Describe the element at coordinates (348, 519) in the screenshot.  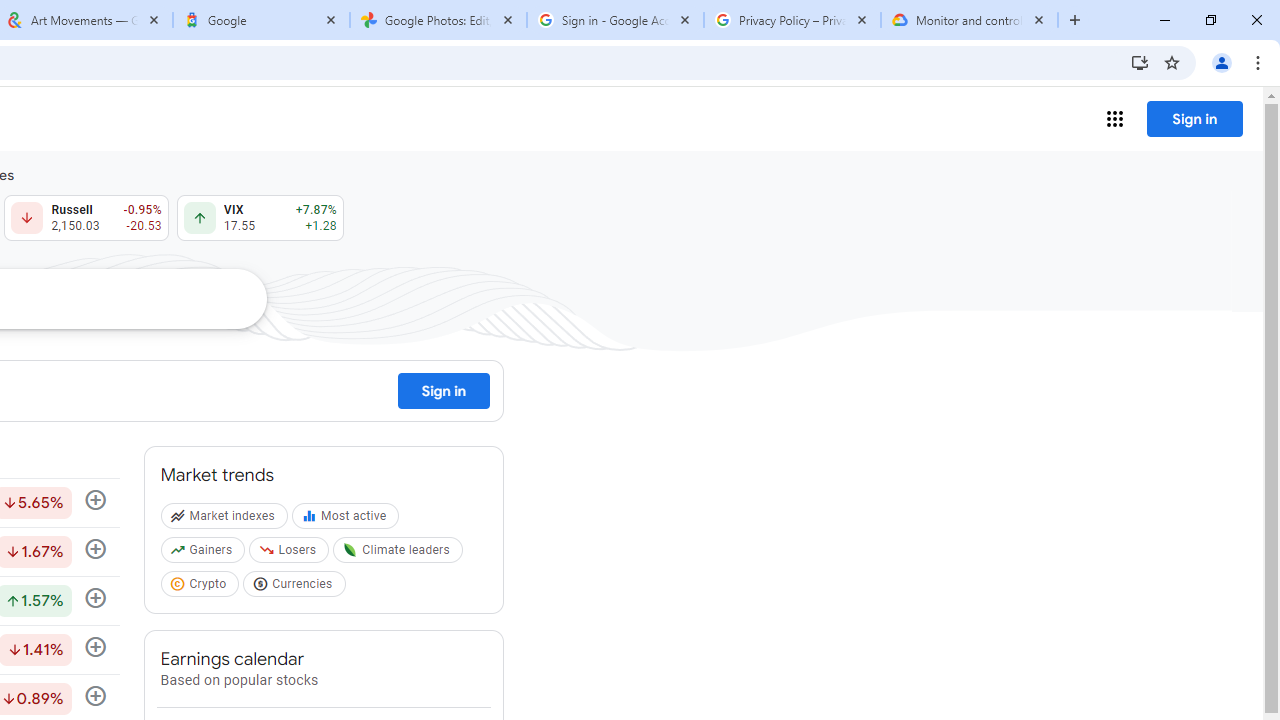
I see `'Most active'` at that location.